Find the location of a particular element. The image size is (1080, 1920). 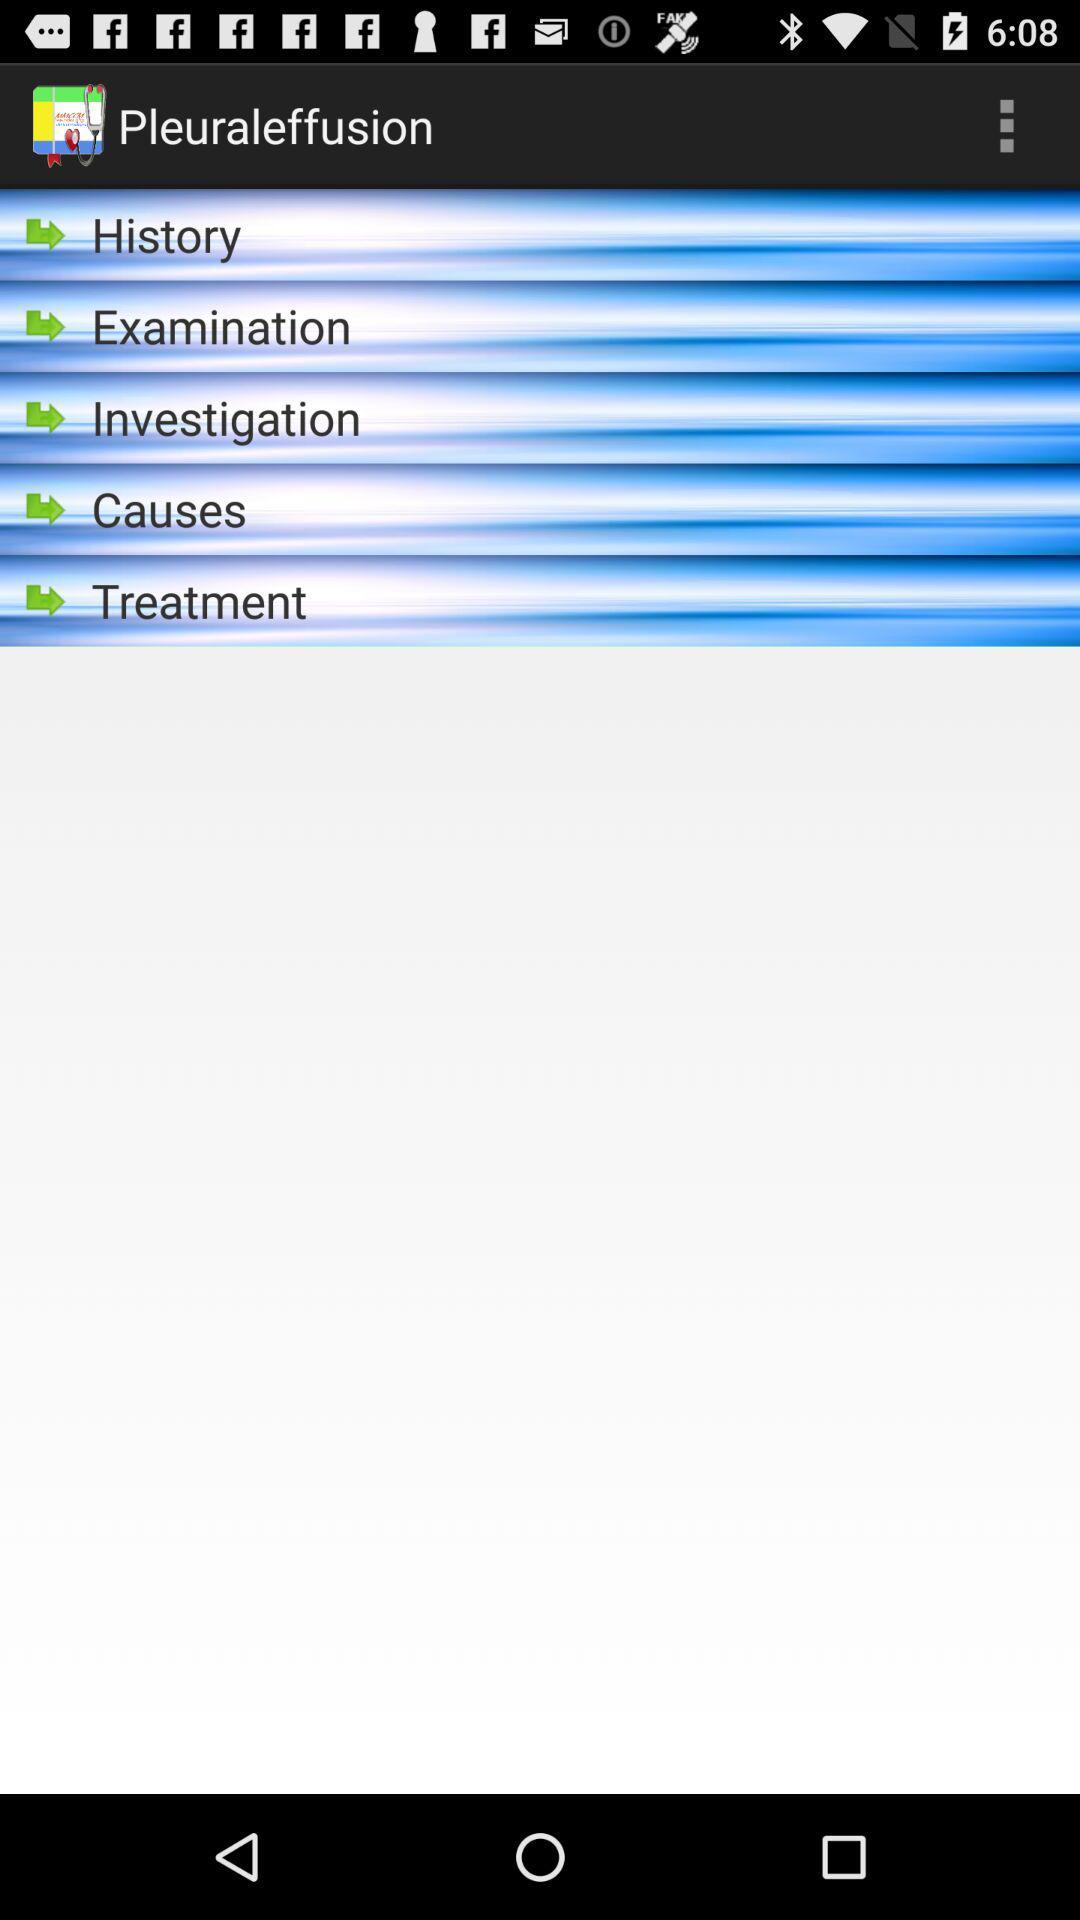

icon at the top right corner is located at coordinates (1006, 124).